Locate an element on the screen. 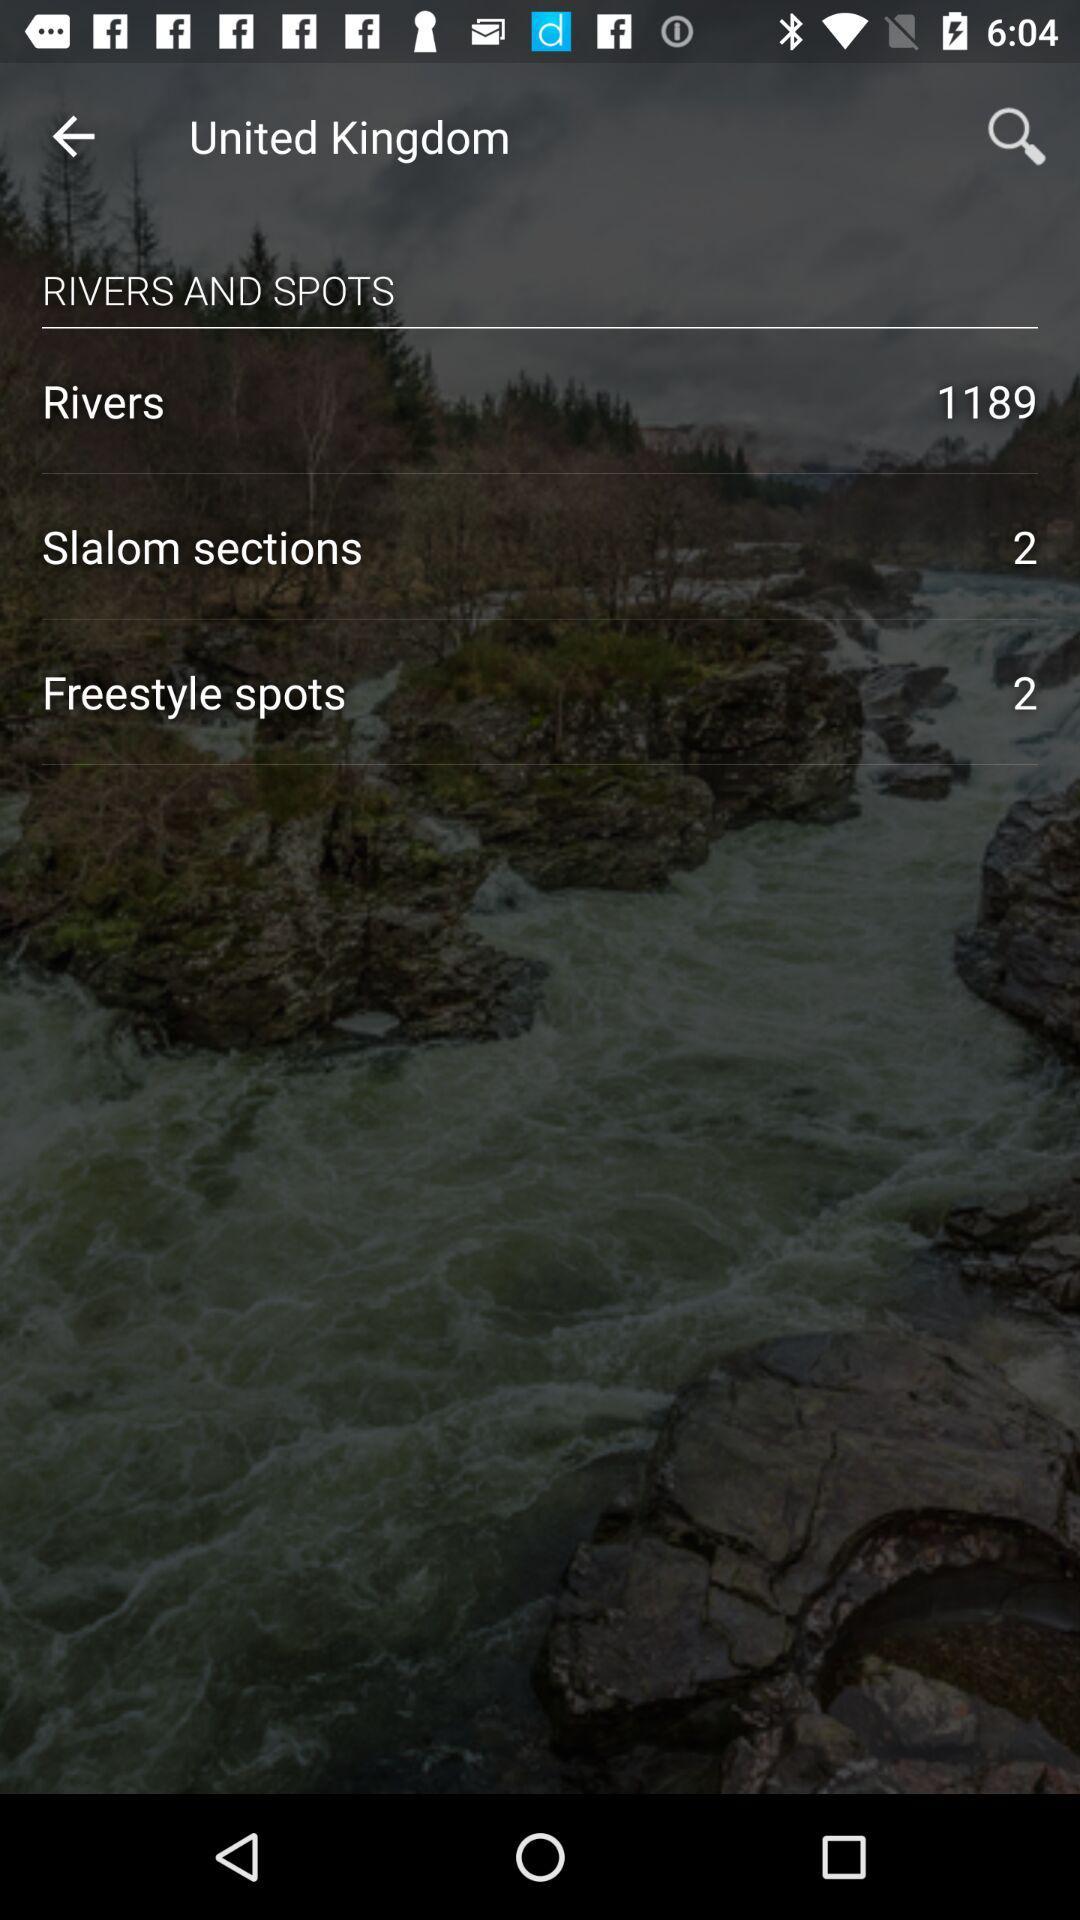 This screenshot has width=1080, height=1920. the icon above 1189 is located at coordinates (540, 327).